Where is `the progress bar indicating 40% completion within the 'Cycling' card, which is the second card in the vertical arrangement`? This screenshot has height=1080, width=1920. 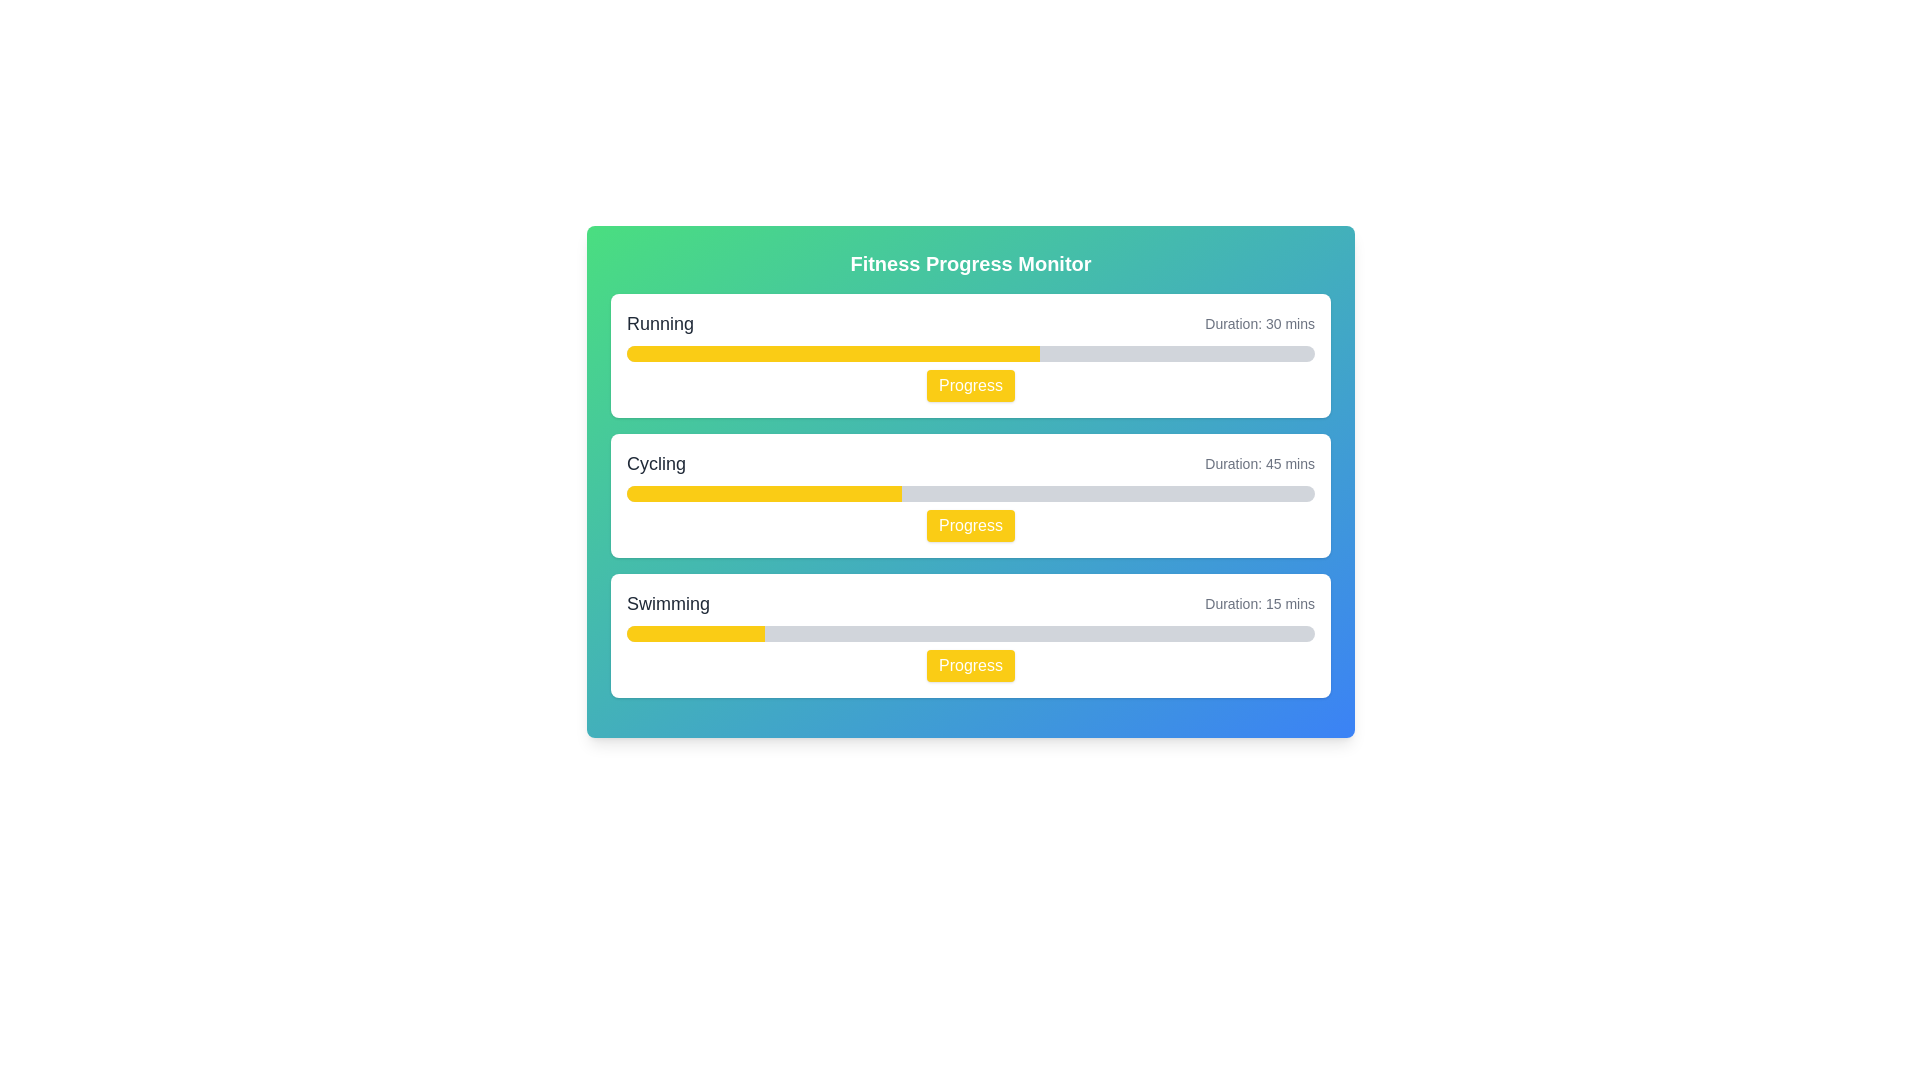 the progress bar indicating 40% completion within the 'Cycling' card, which is the second card in the vertical arrangement is located at coordinates (970, 493).